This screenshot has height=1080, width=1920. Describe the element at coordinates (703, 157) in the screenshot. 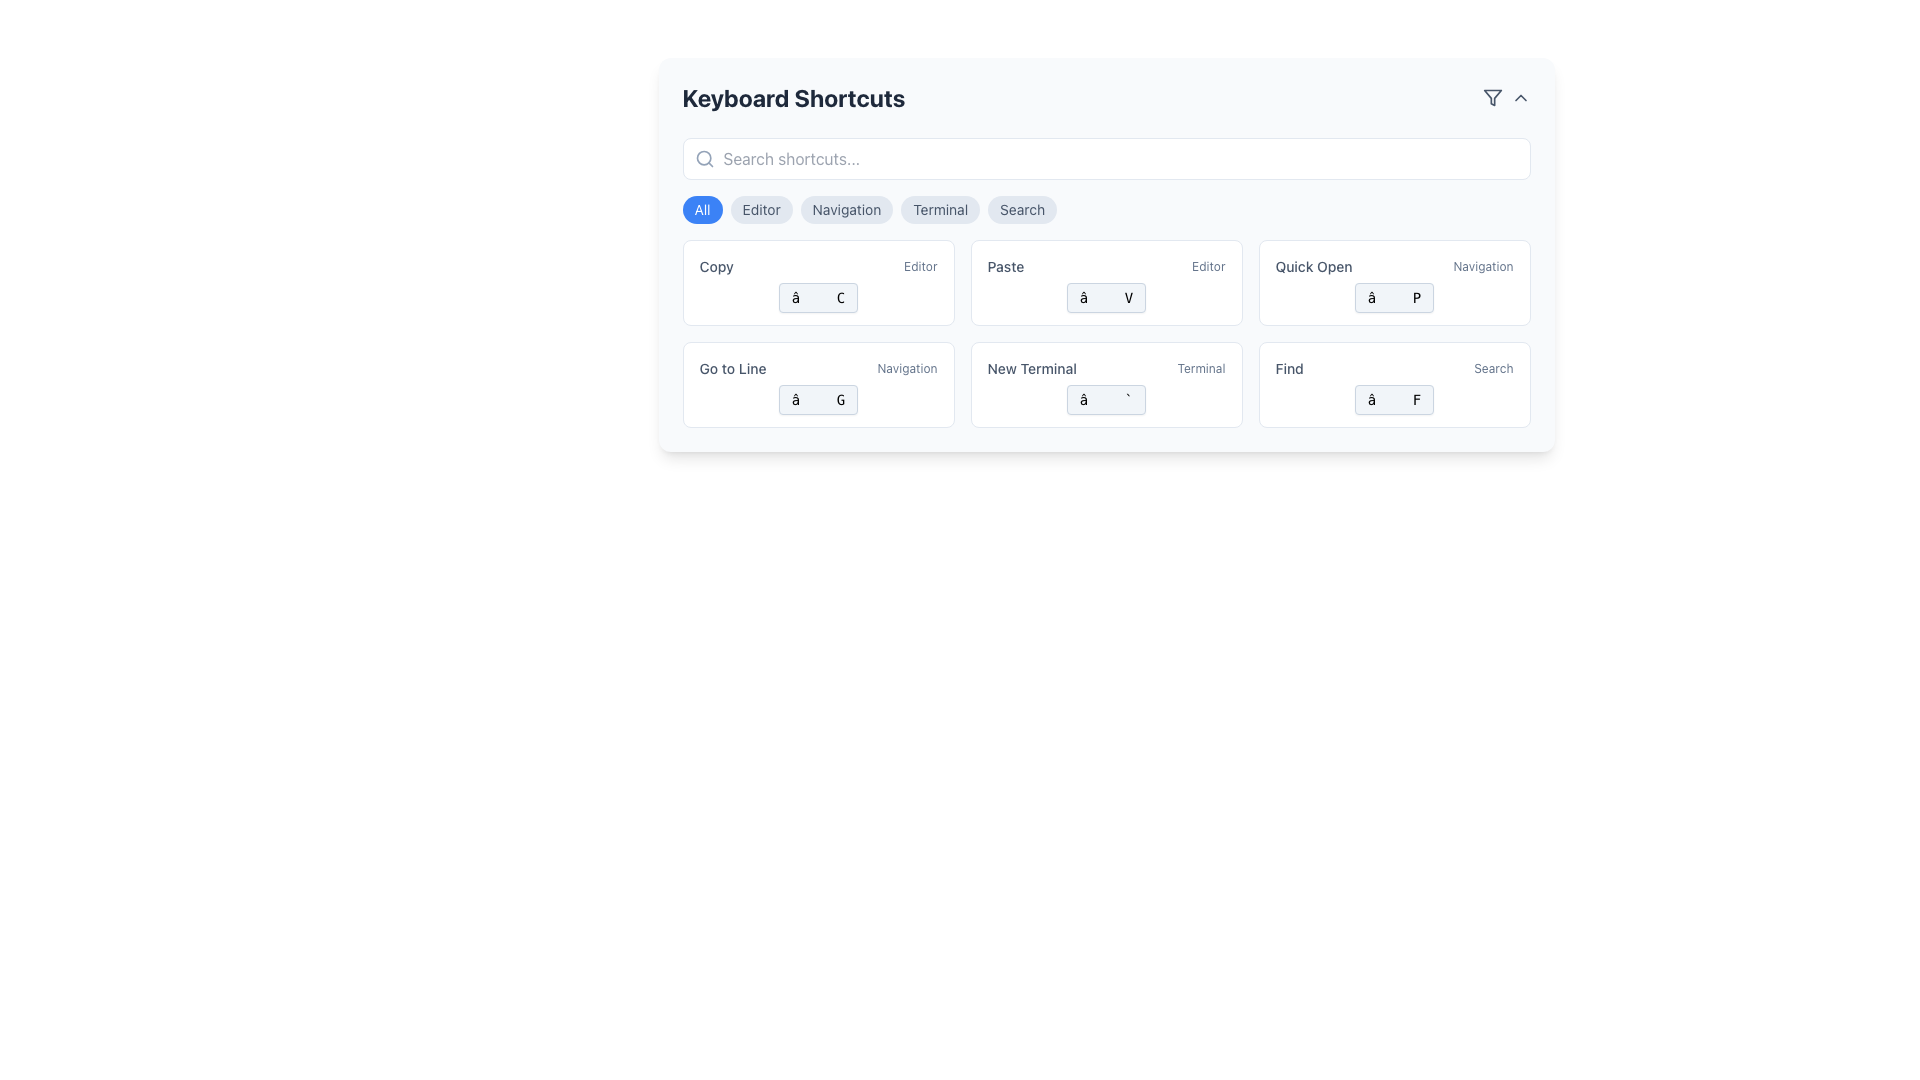

I see `the SVG graphical circle element representing the lens of the magnifying glass icon in the search bar interface` at that location.